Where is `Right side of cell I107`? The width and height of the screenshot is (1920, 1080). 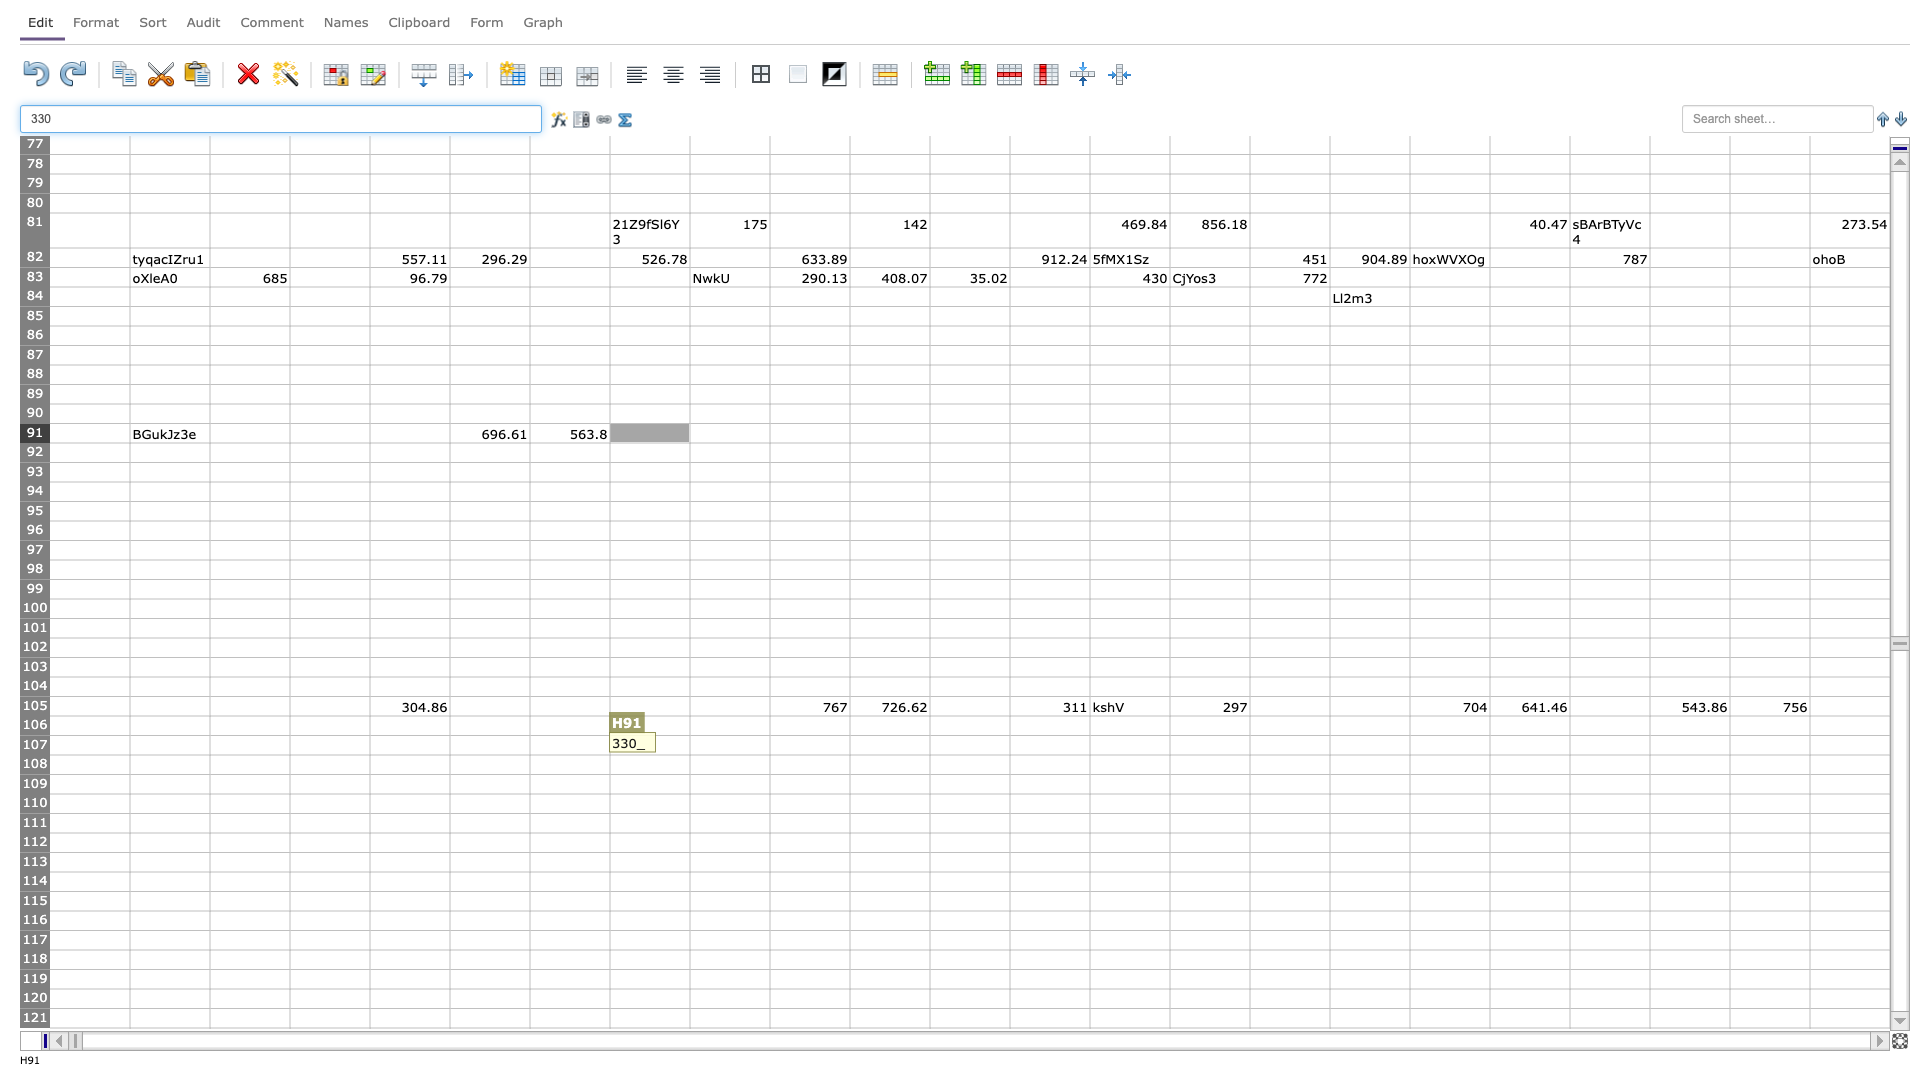
Right side of cell I107 is located at coordinates (768, 745).